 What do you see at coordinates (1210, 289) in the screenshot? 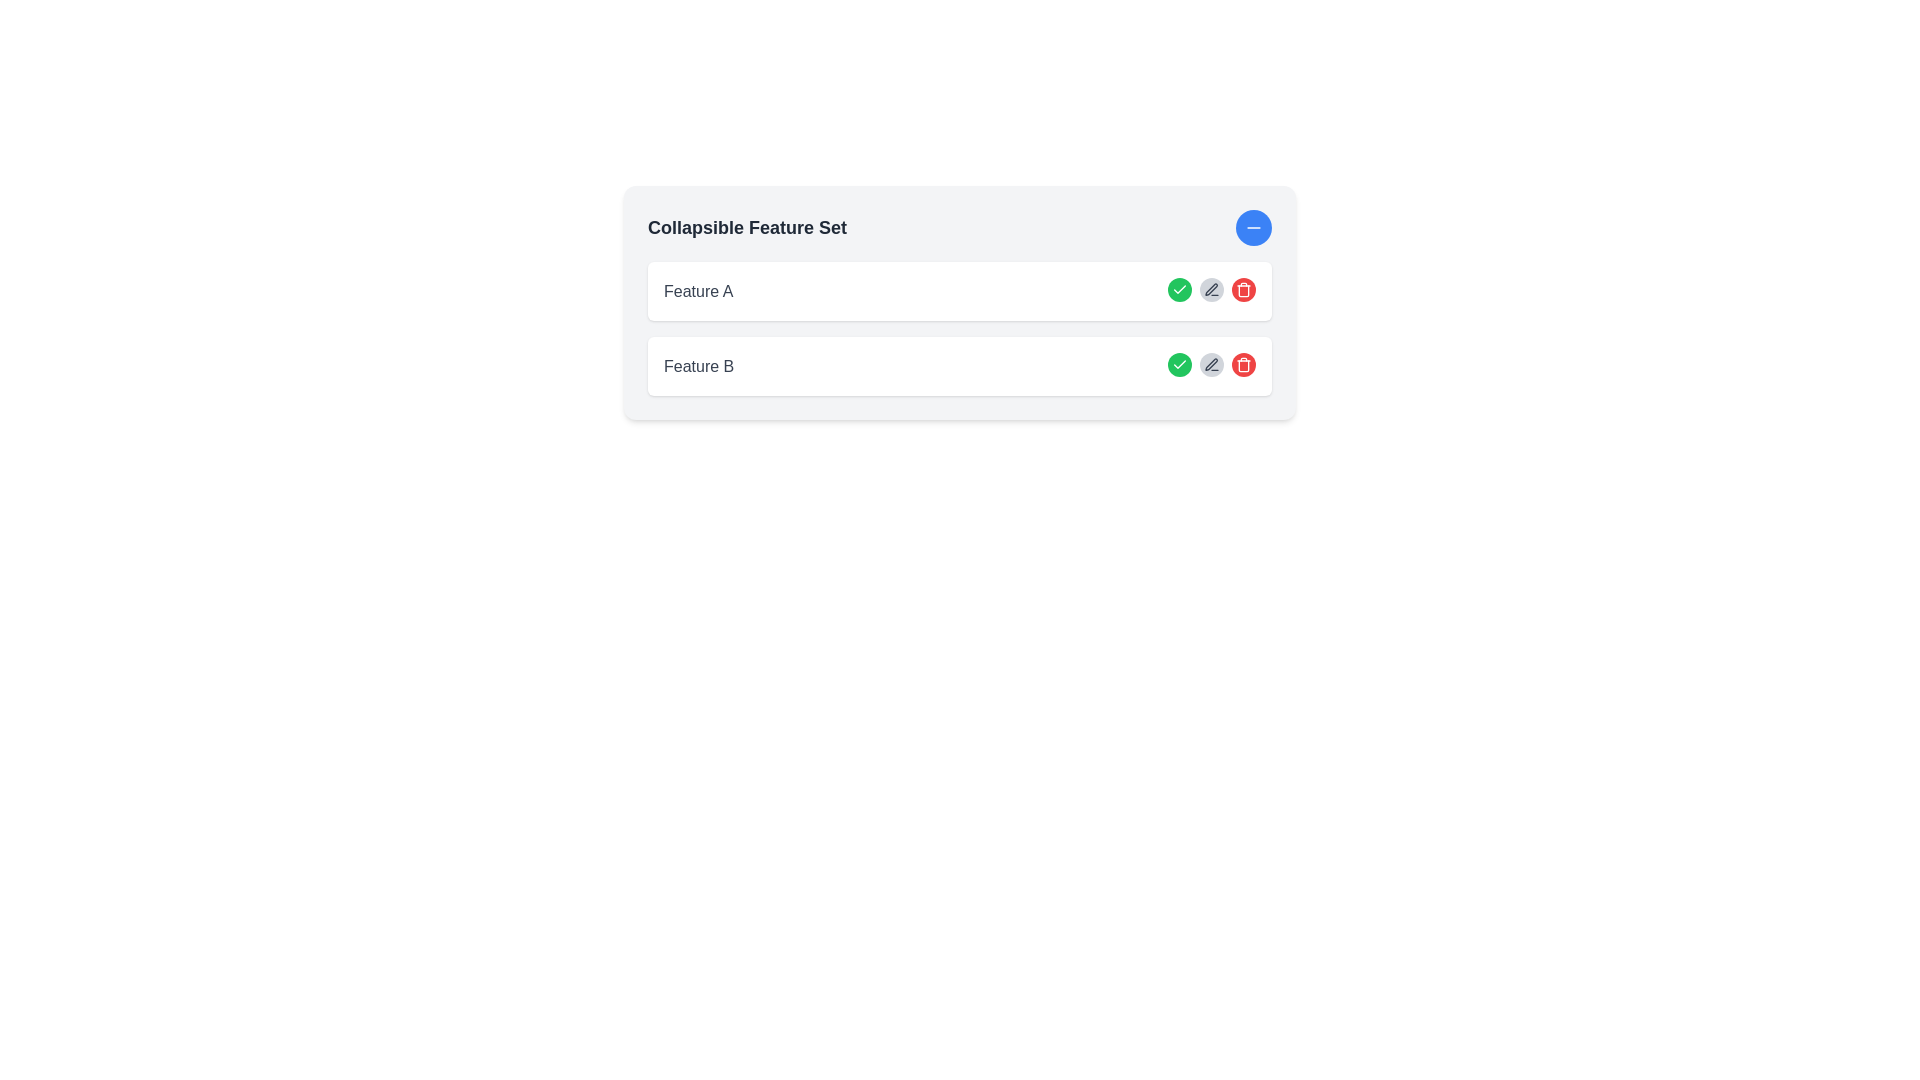
I see `the edit button located between a green check icon and a red trash can icon to initiate the edit action` at bounding box center [1210, 289].